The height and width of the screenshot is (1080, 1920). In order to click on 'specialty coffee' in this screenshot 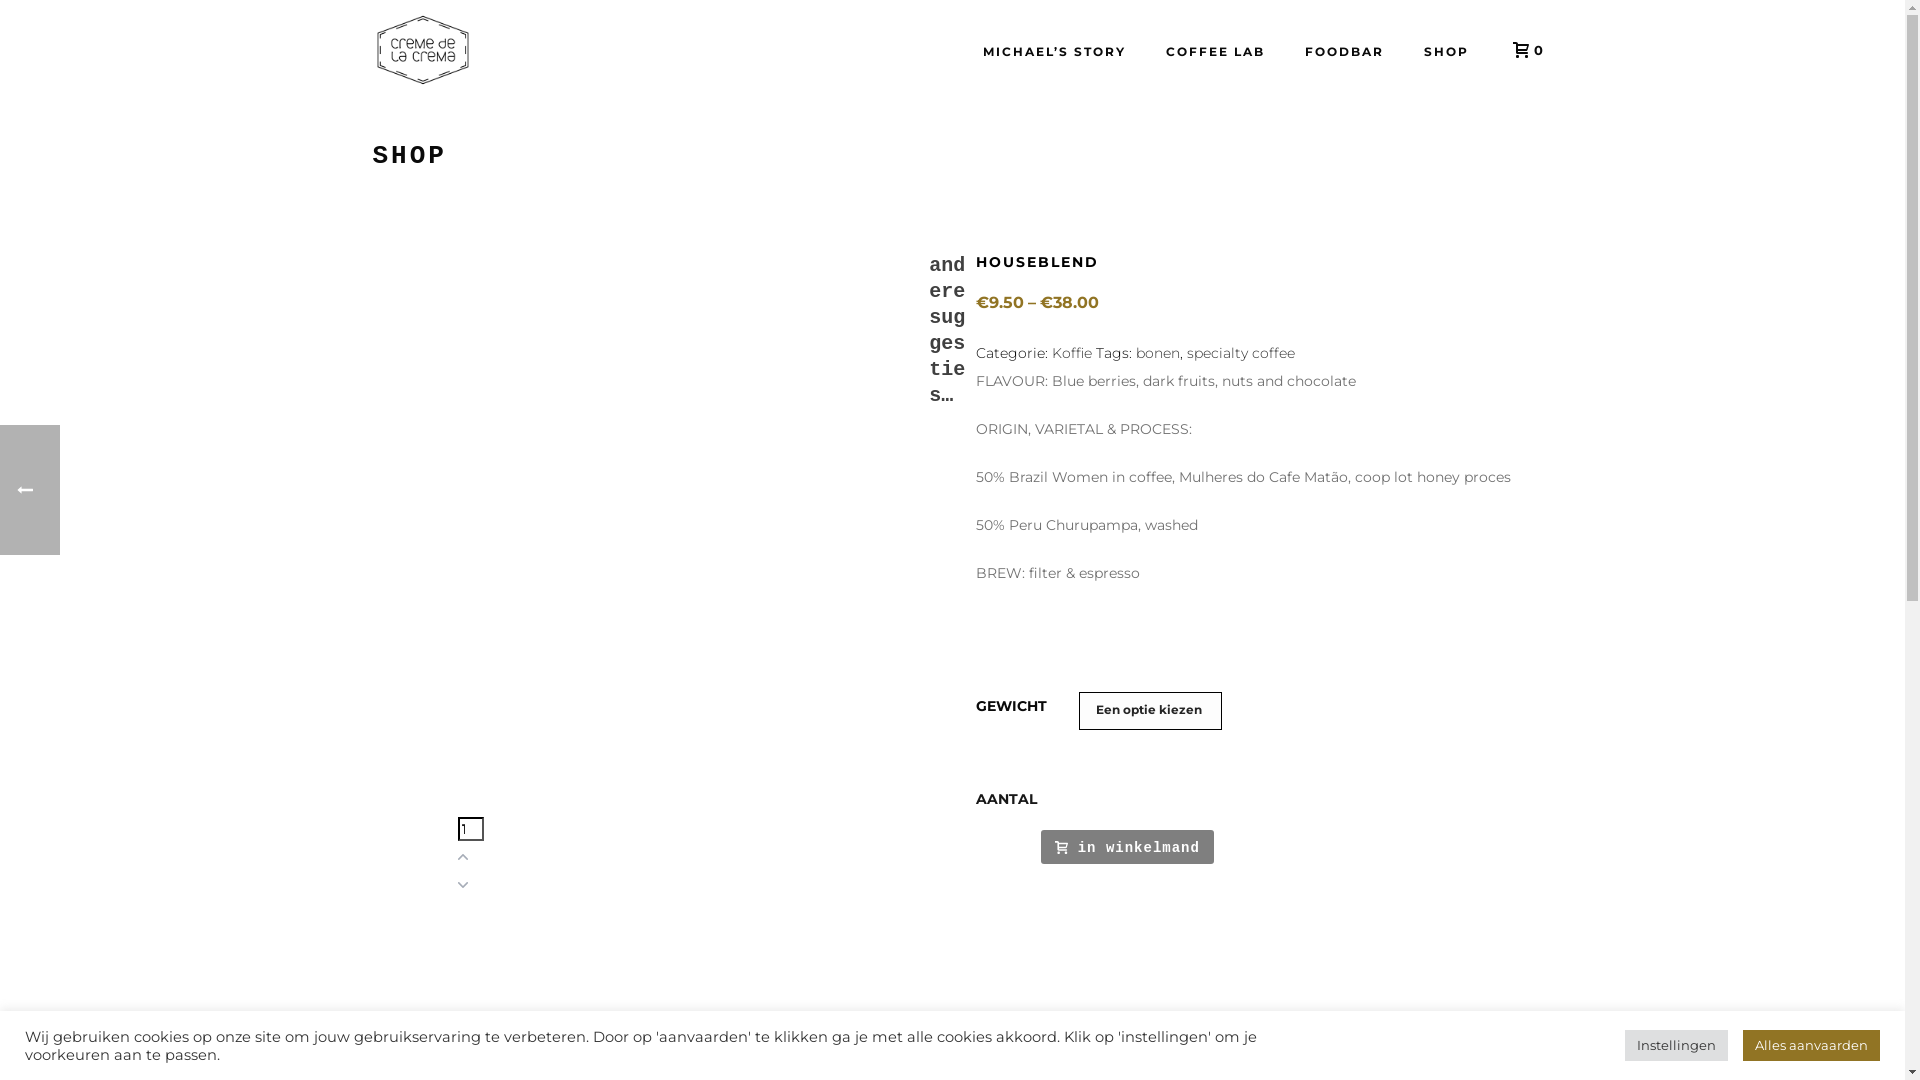, I will do `click(1240, 352)`.